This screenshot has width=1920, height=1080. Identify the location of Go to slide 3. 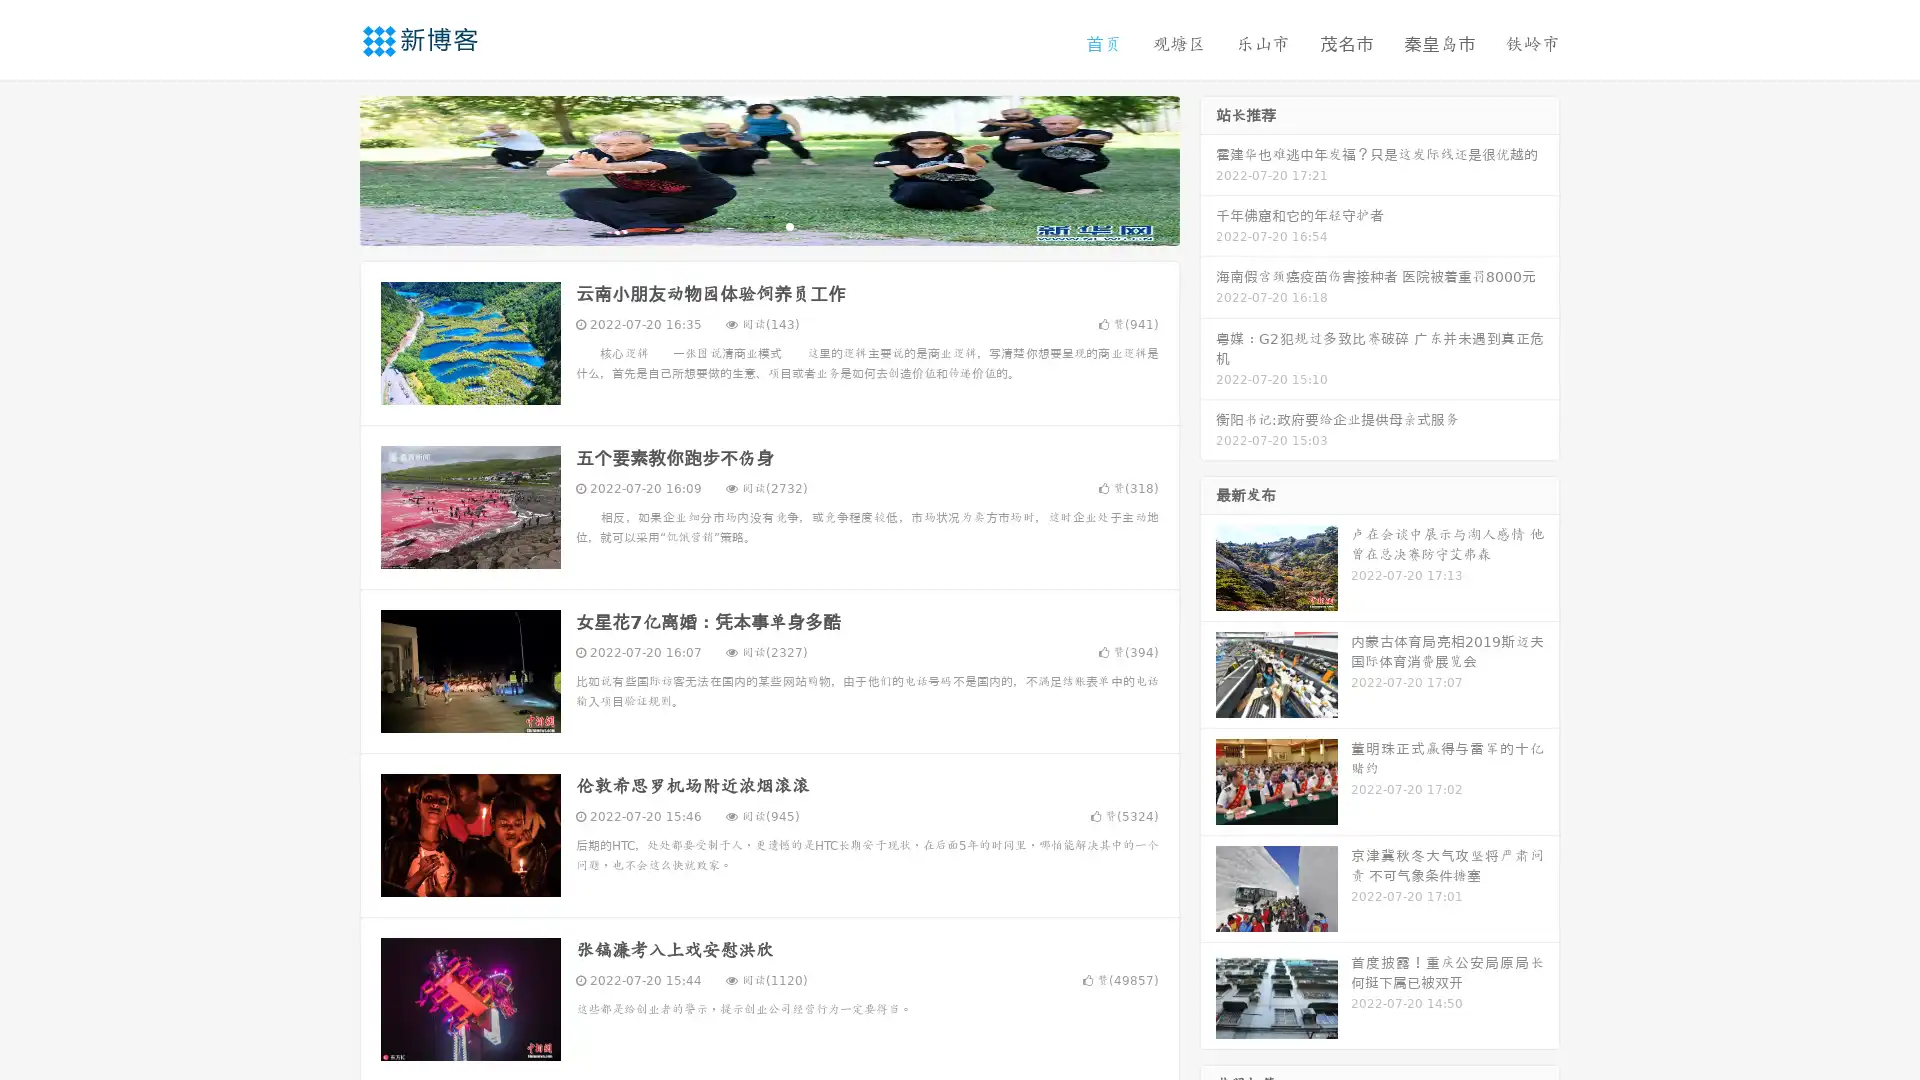
(789, 225).